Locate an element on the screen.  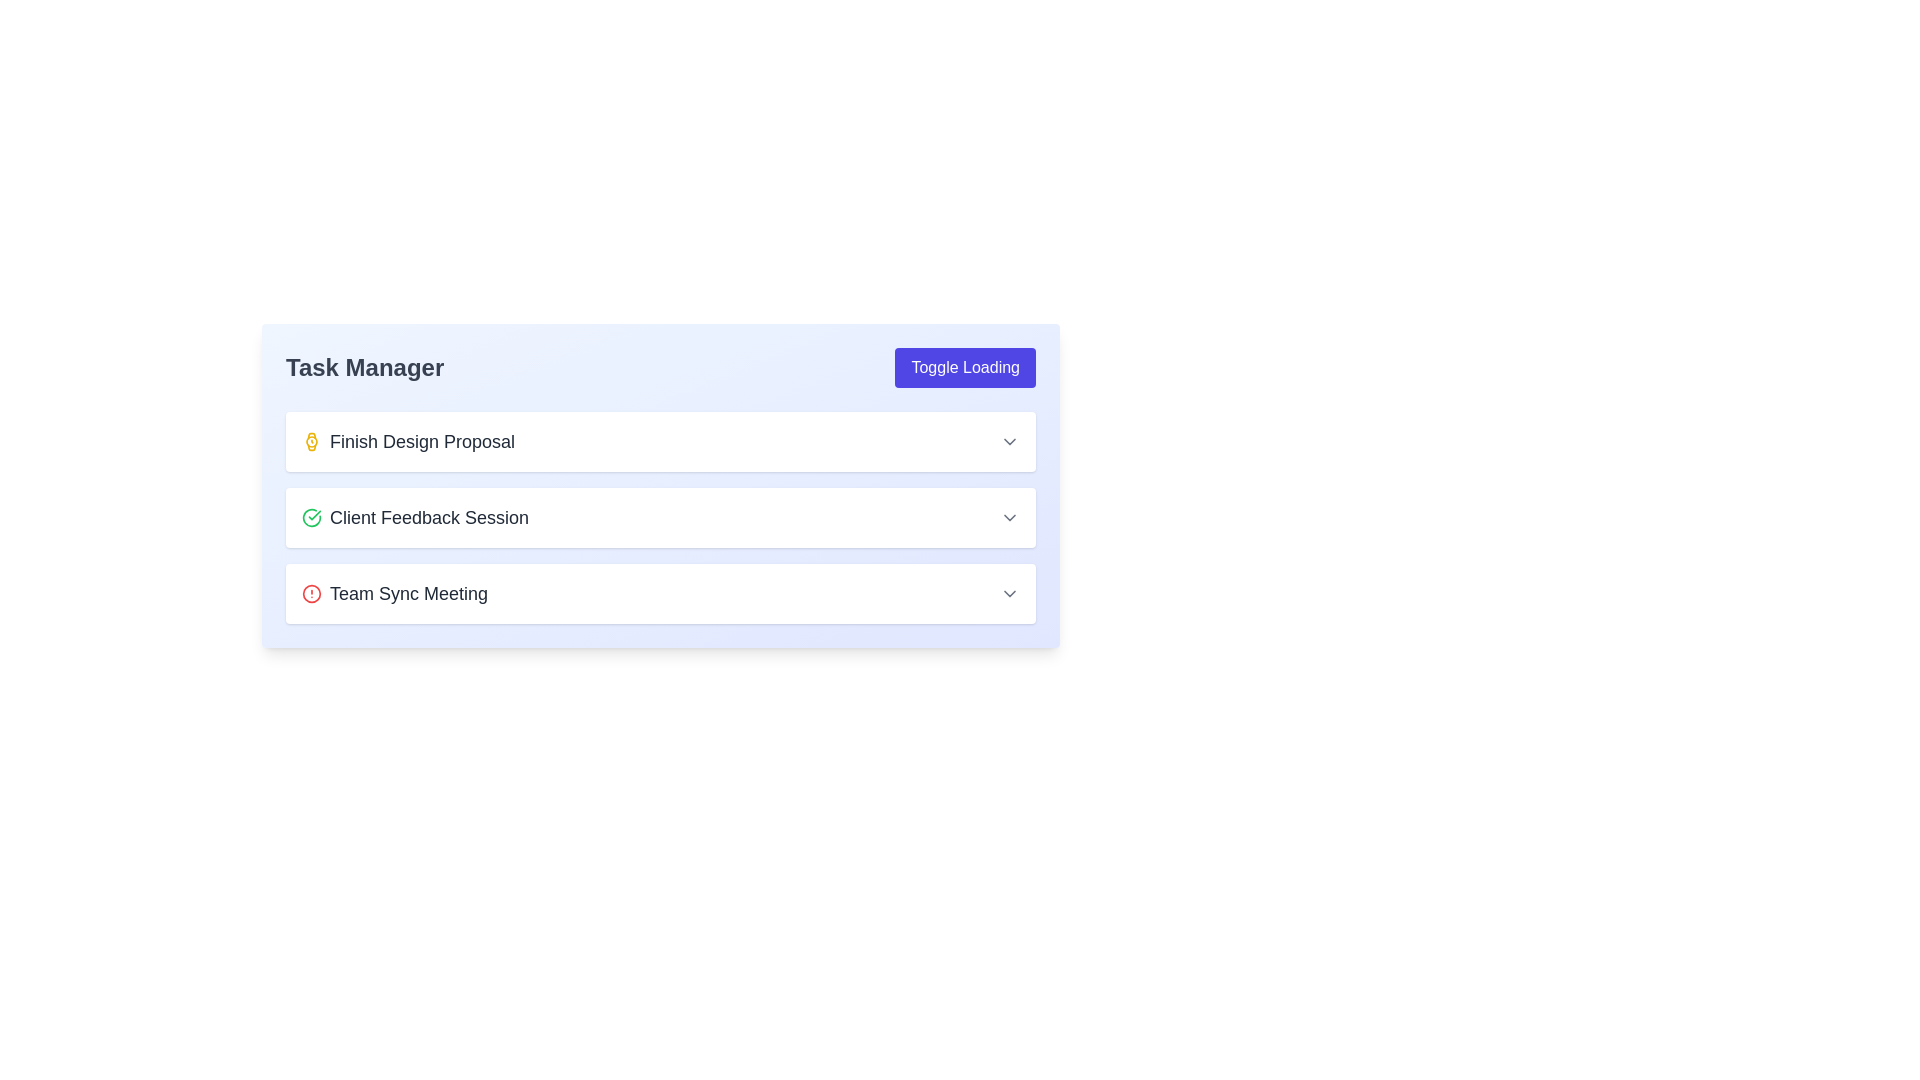
the Dropdown trigger icon (Chevron) is located at coordinates (1009, 593).